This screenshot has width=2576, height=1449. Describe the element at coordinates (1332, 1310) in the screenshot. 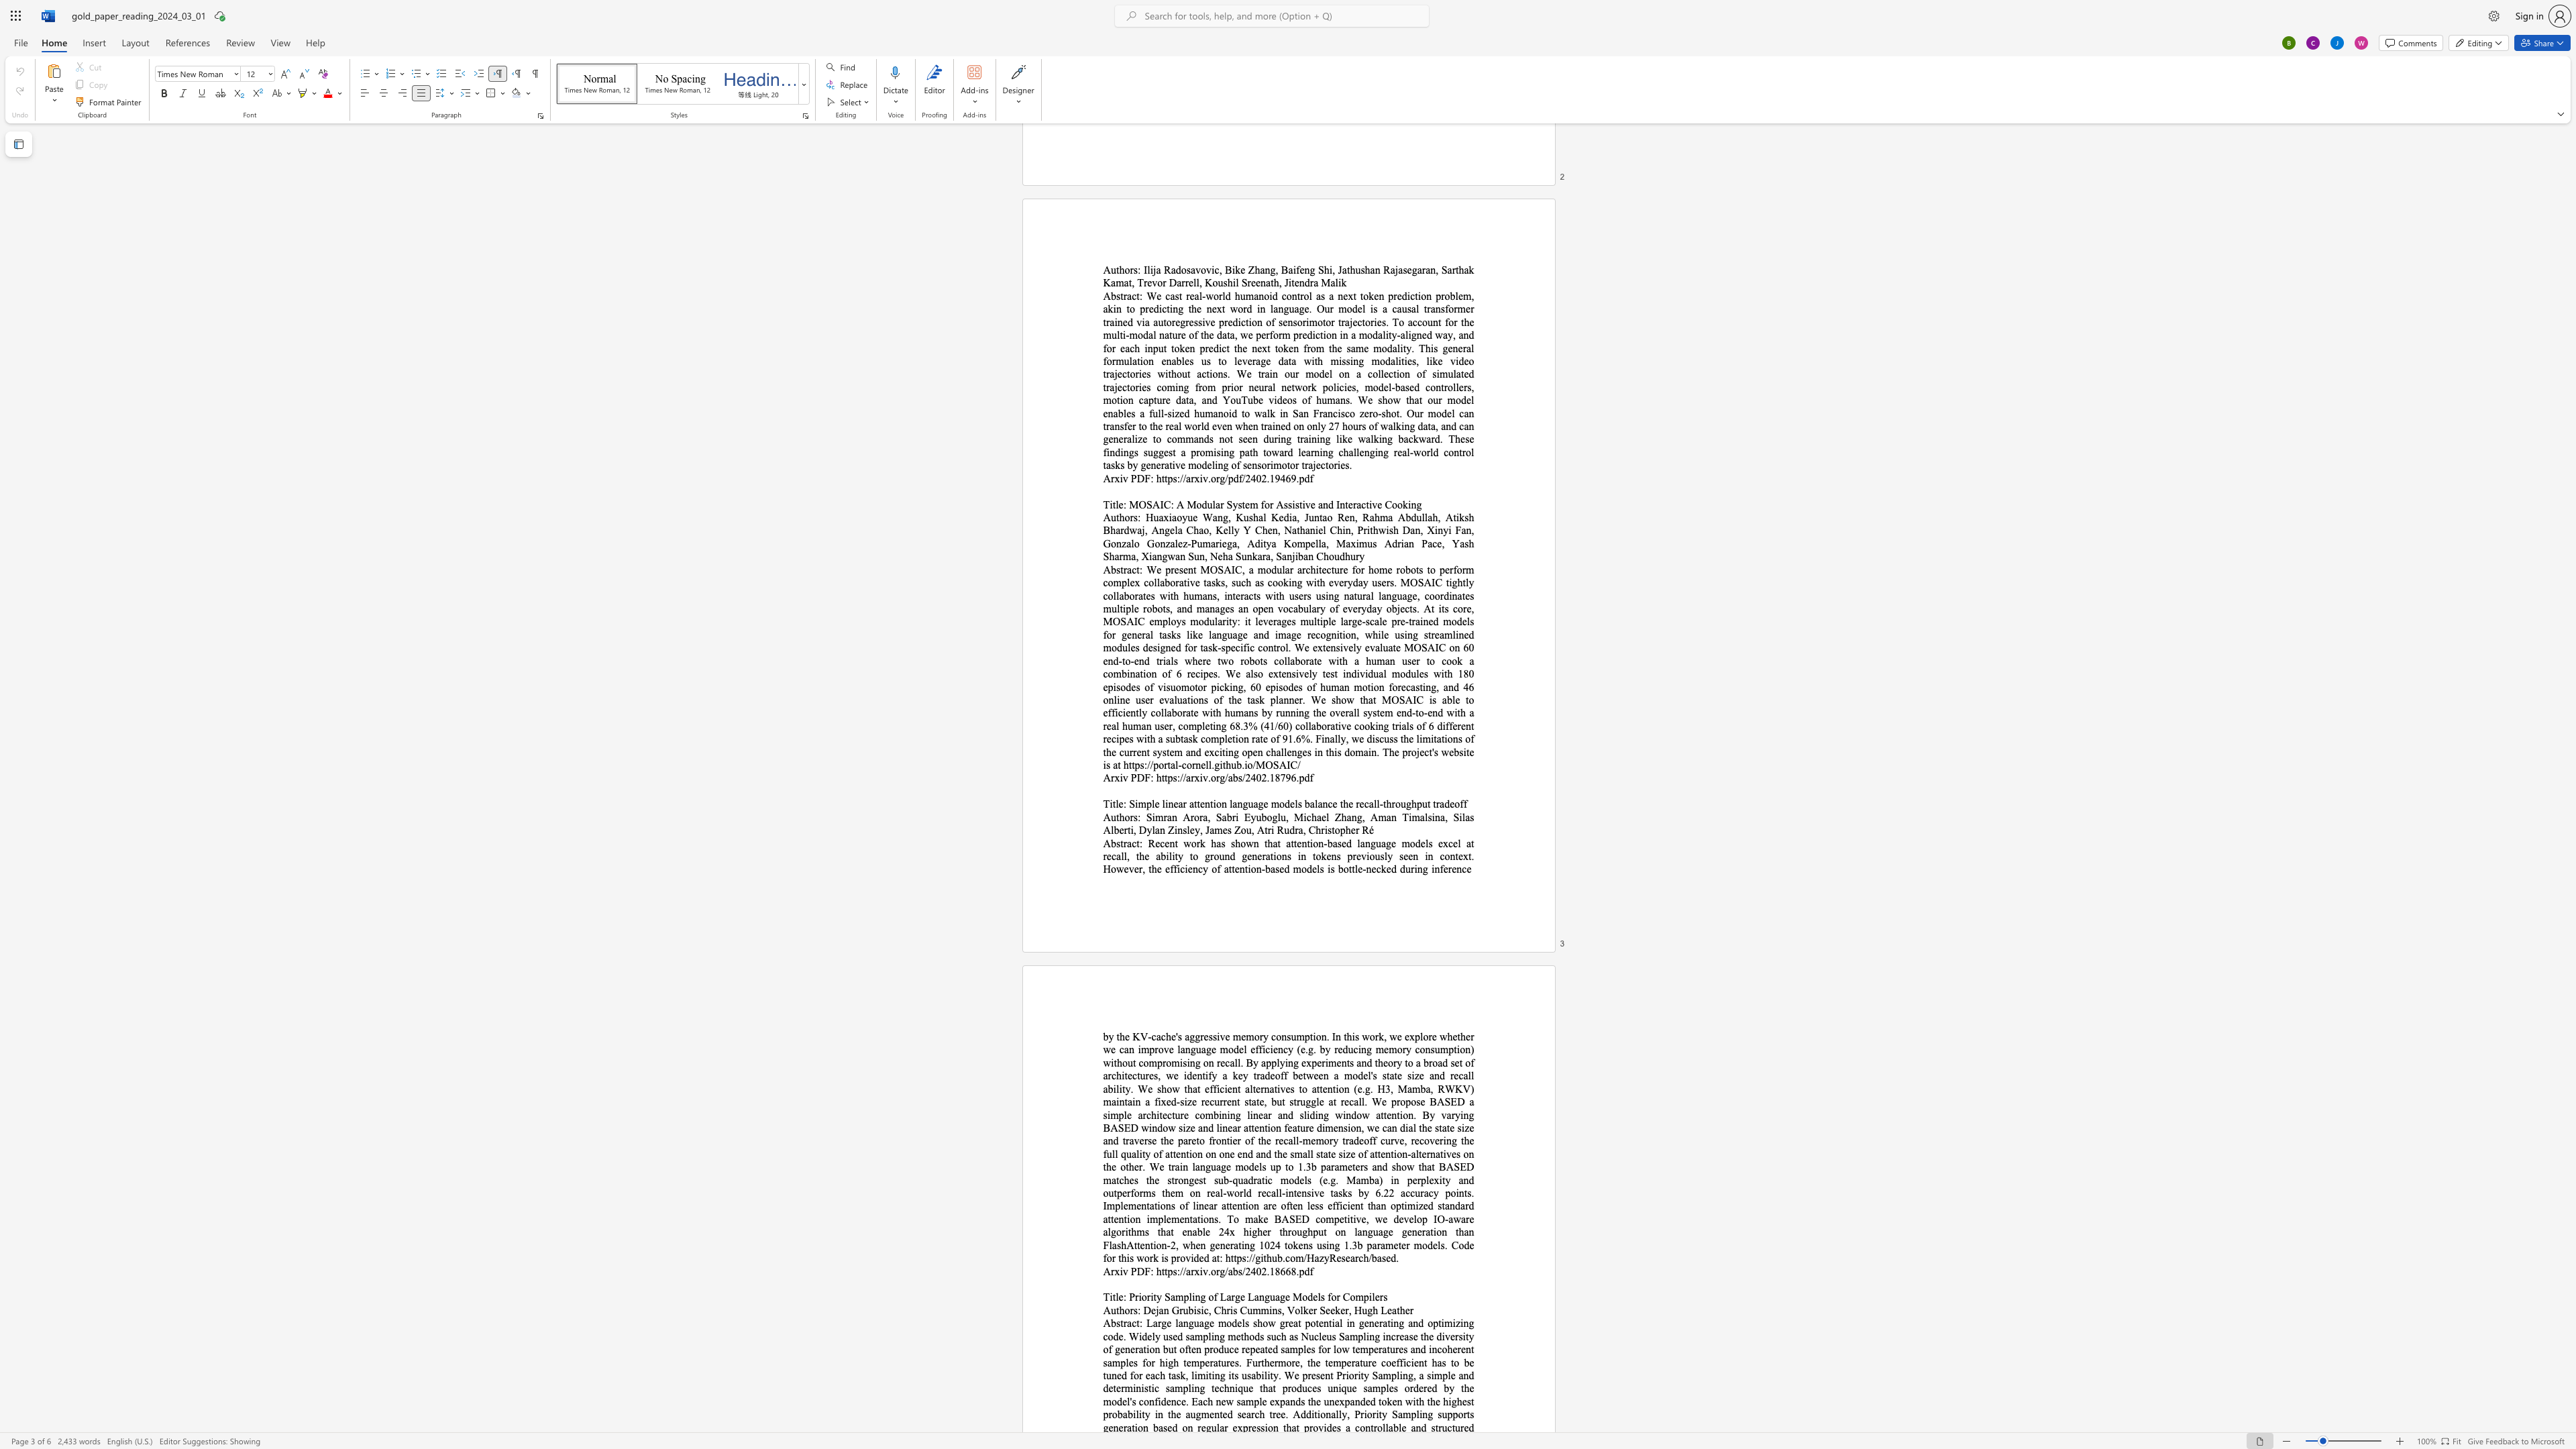

I see `the 4th character "e" in the text` at that location.